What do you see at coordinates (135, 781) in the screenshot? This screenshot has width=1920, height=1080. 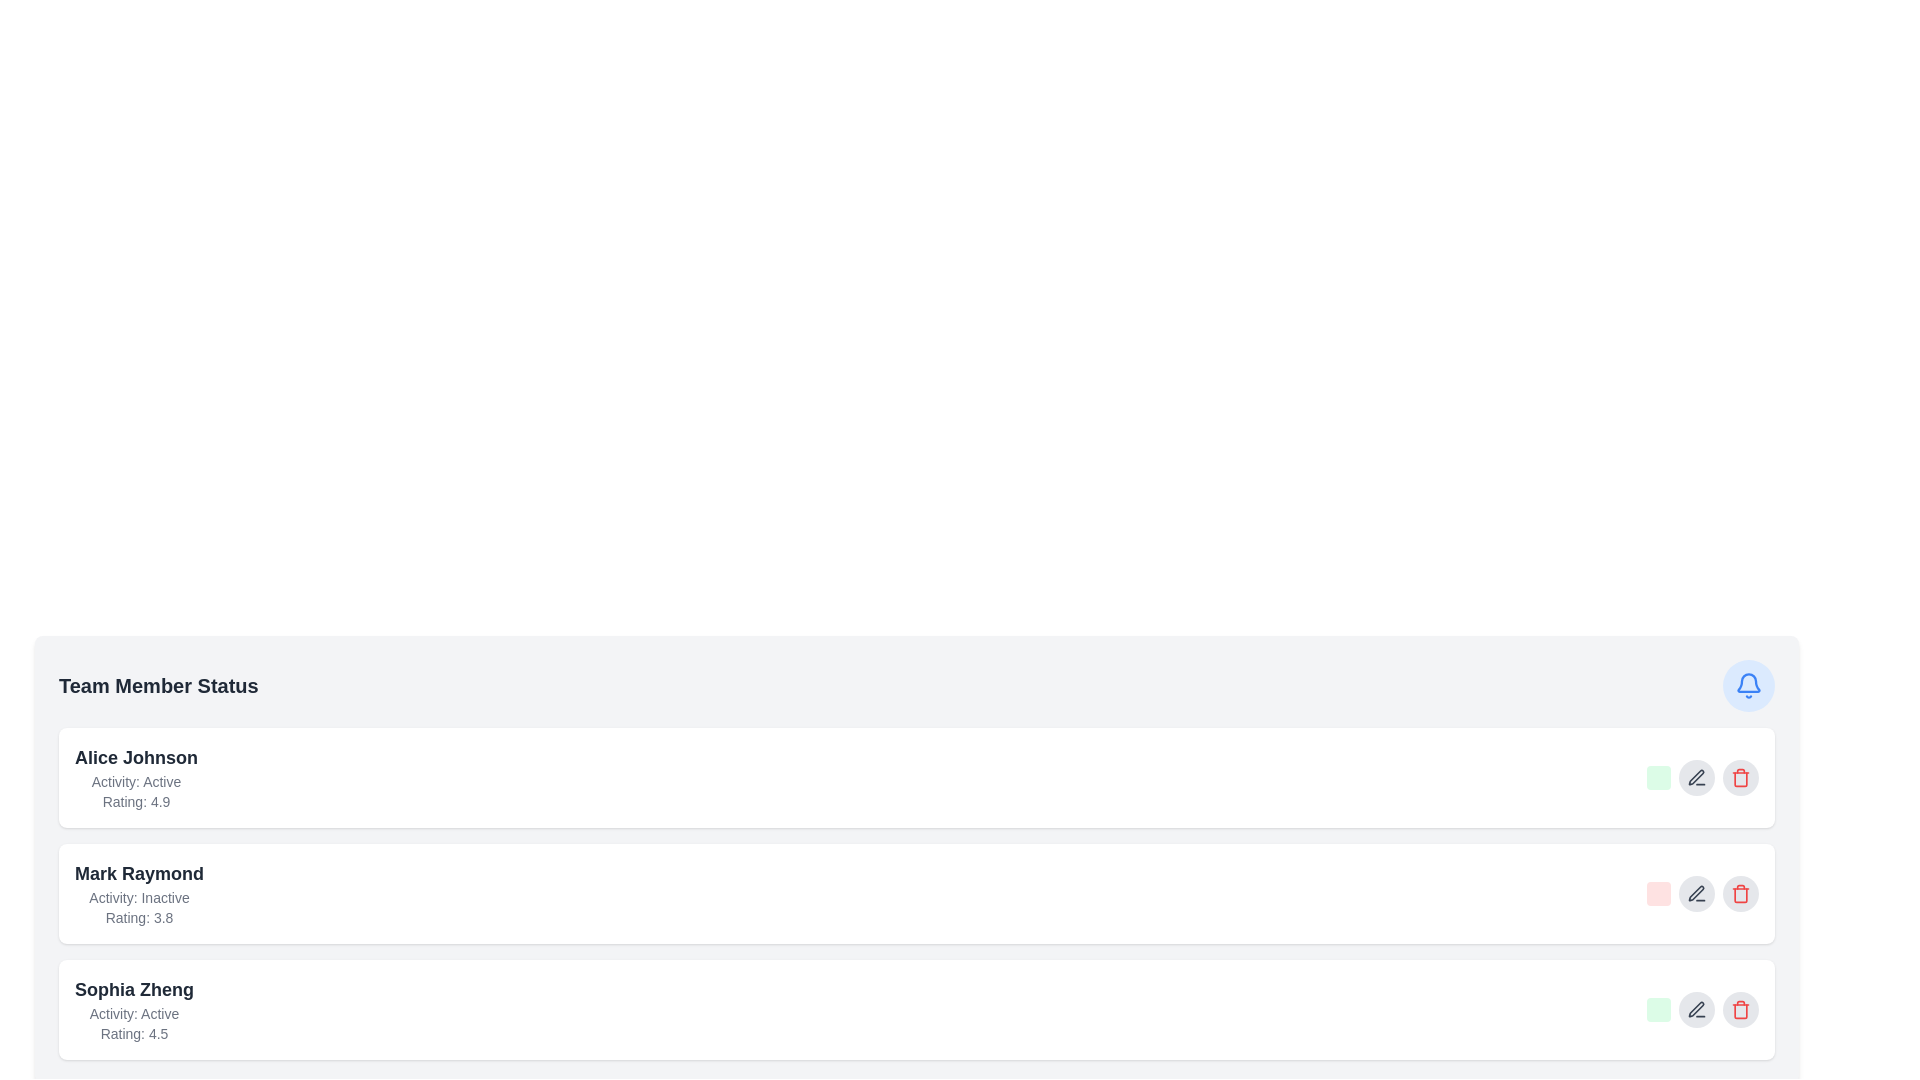 I see `the text label displaying 'Activity: Active', which is styled in gray and located within a user detail card, positioned below 'Alice Johnson'` at bounding box center [135, 781].